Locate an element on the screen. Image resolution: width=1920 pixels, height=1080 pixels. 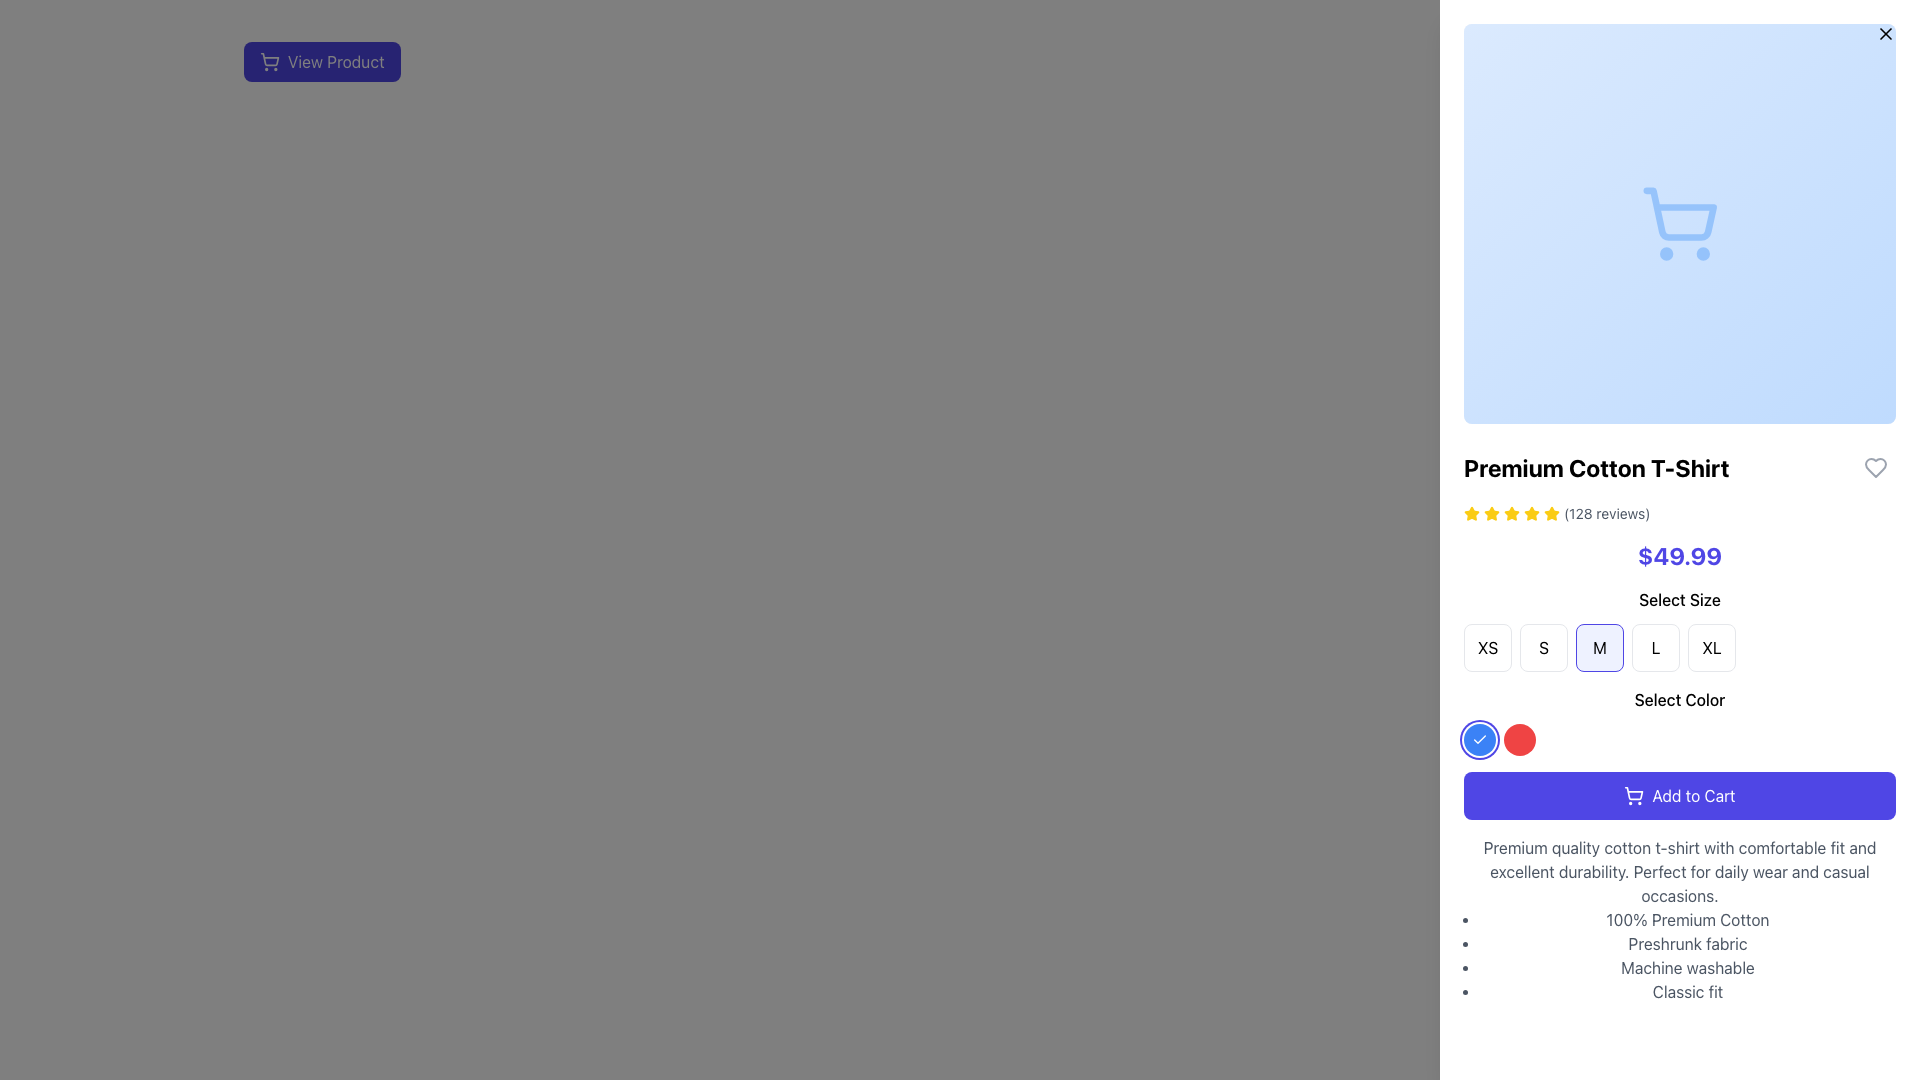
the first circular button with a blue background and a white checkmark icon, located beneath the 'Select Color' label is located at coordinates (1479, 740).